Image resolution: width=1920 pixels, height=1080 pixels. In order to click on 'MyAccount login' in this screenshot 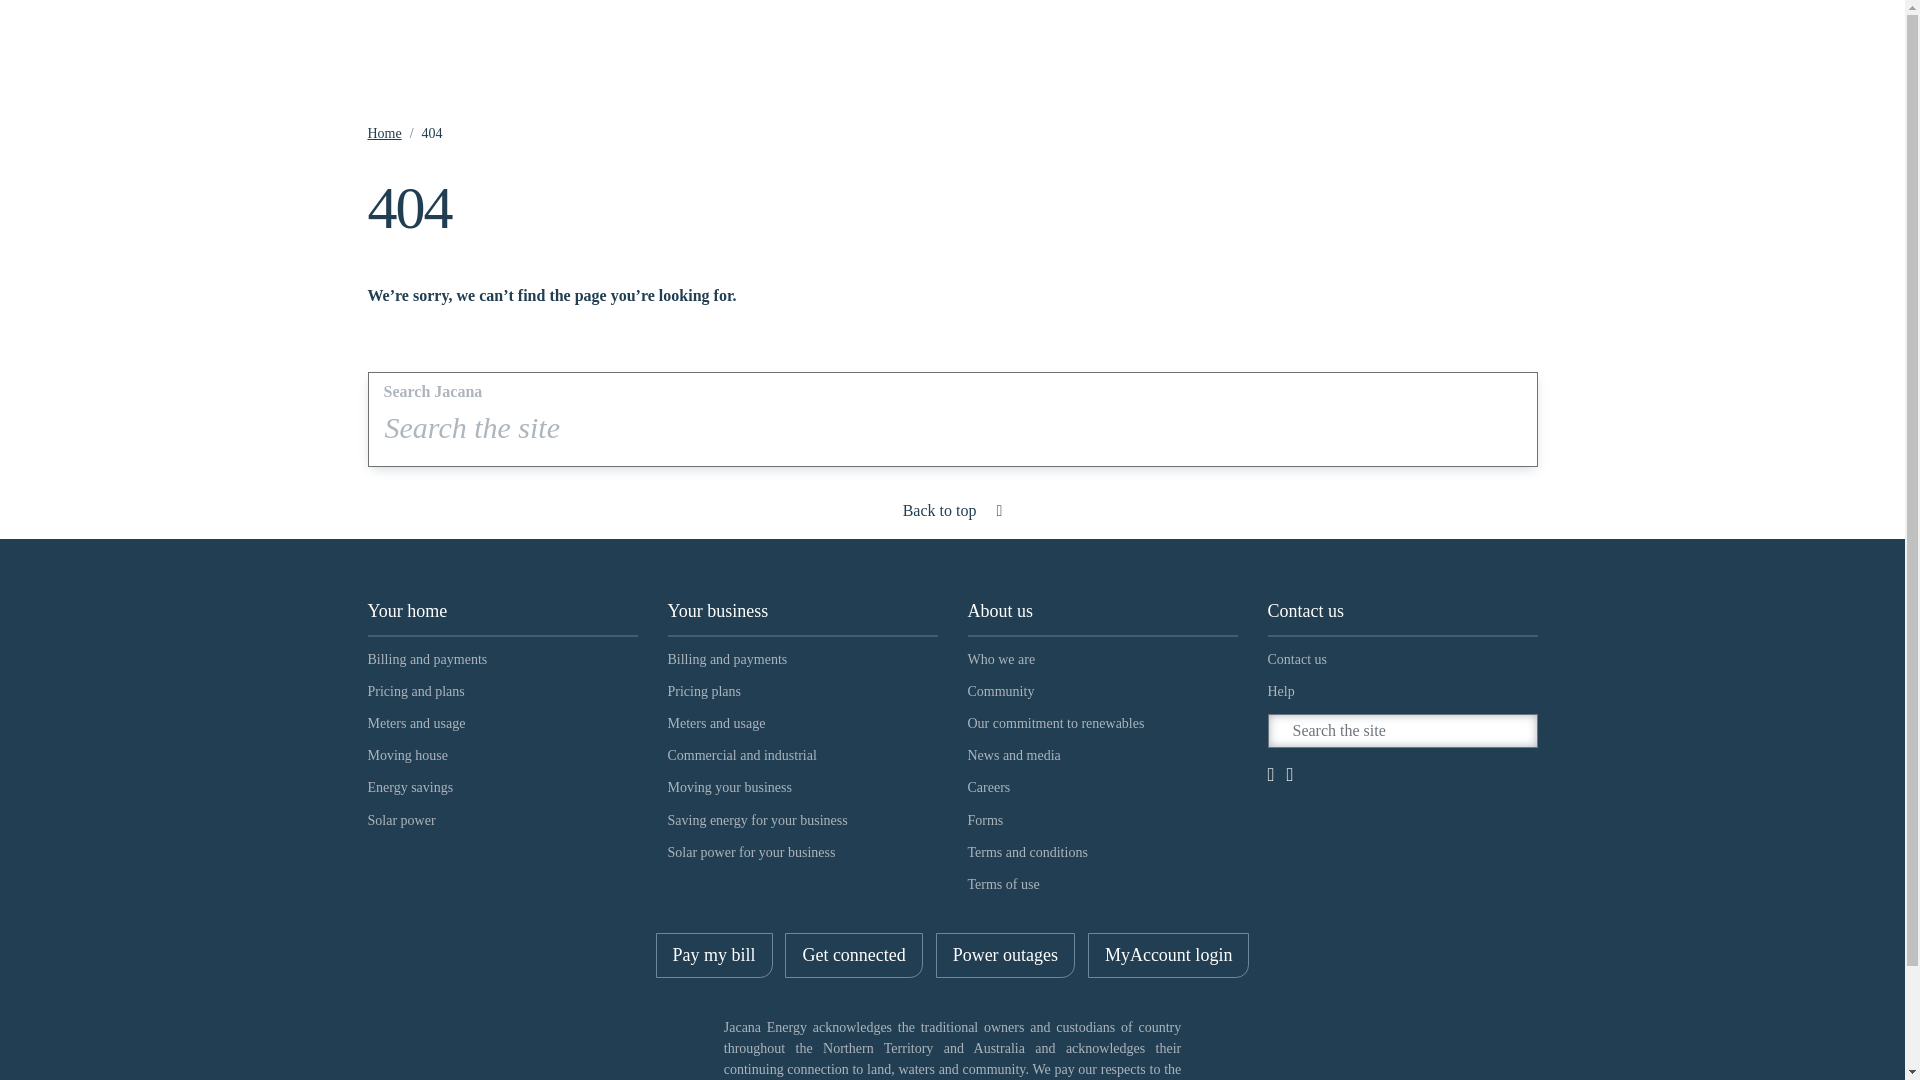, I will do `click(1169, 954)`.